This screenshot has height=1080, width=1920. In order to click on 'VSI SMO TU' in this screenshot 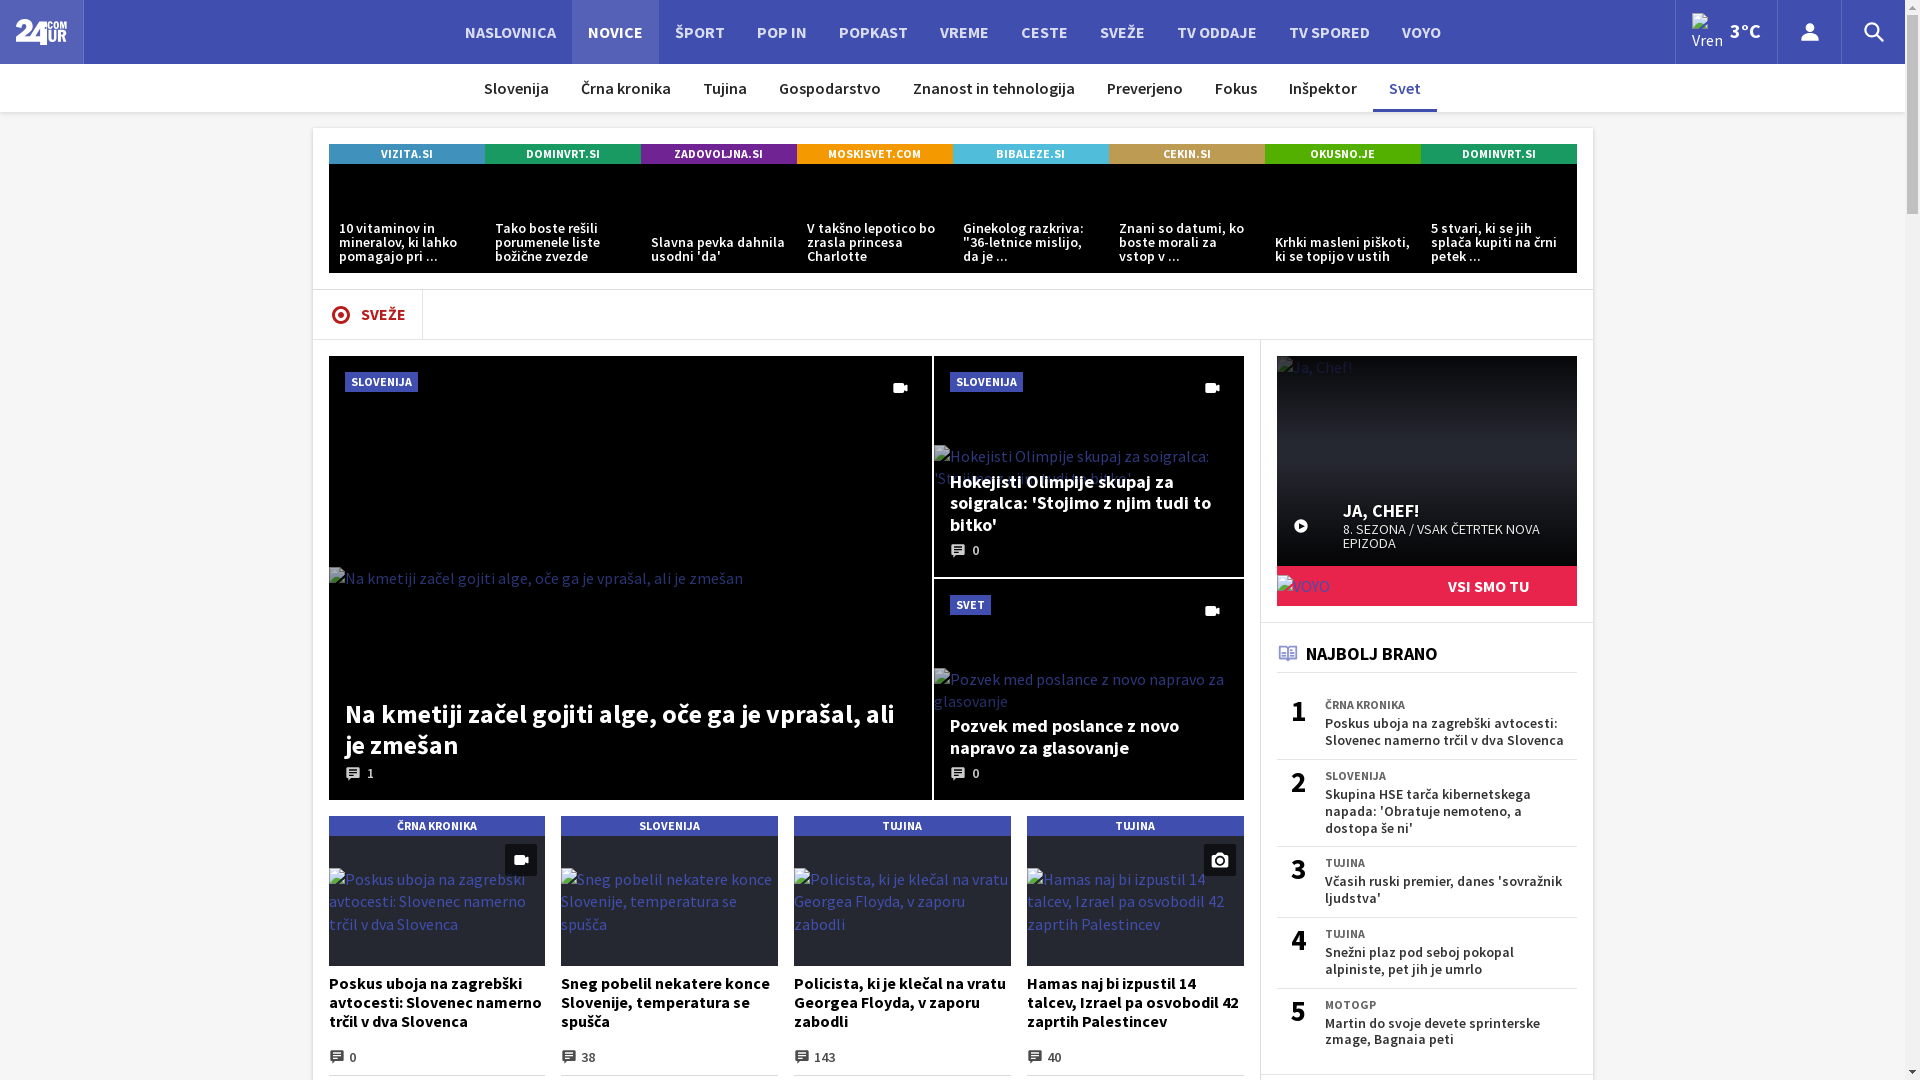, I will do `click(1424, 585)`.